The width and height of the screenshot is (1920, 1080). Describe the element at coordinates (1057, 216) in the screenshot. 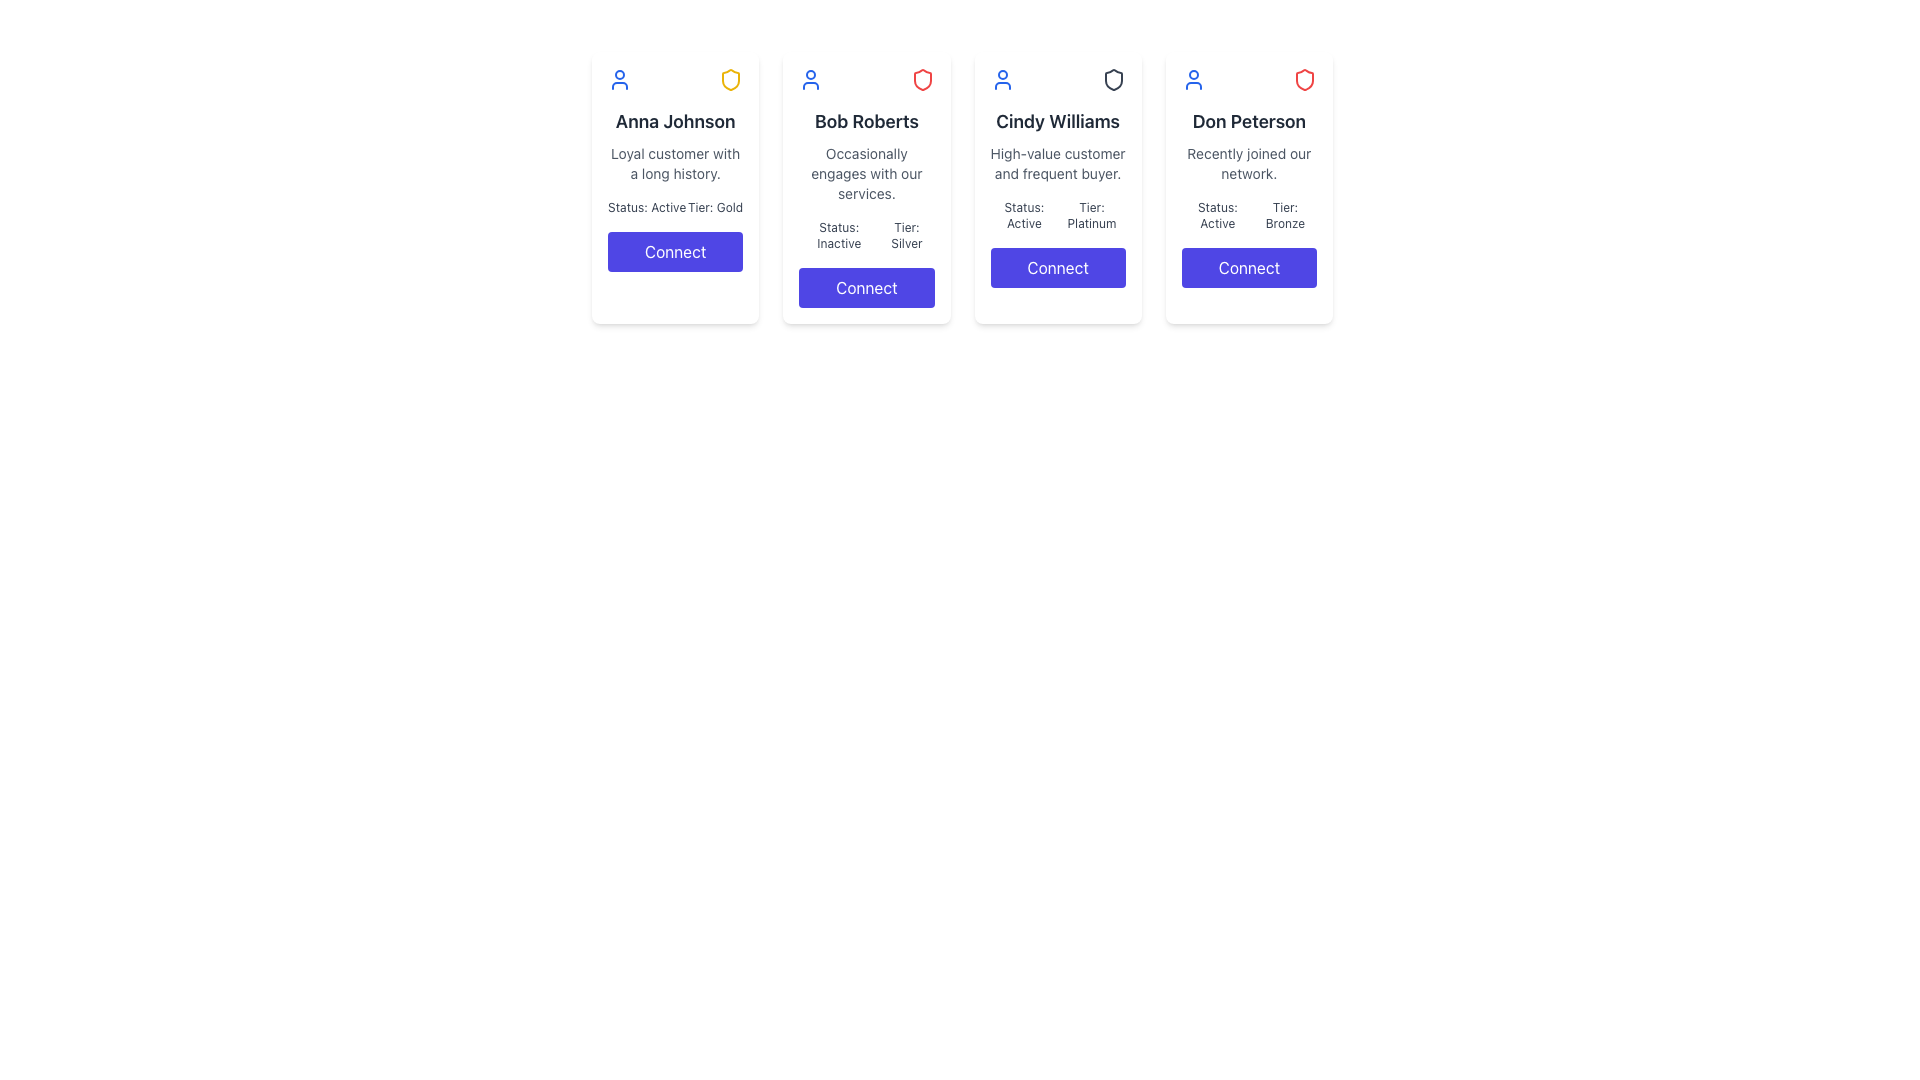

I see `the text label displaying 'Status: Active' and 'Tier: Platinum' within Cindy Williams' profile card, positioned between the description and the 'Connect' button` at that location.